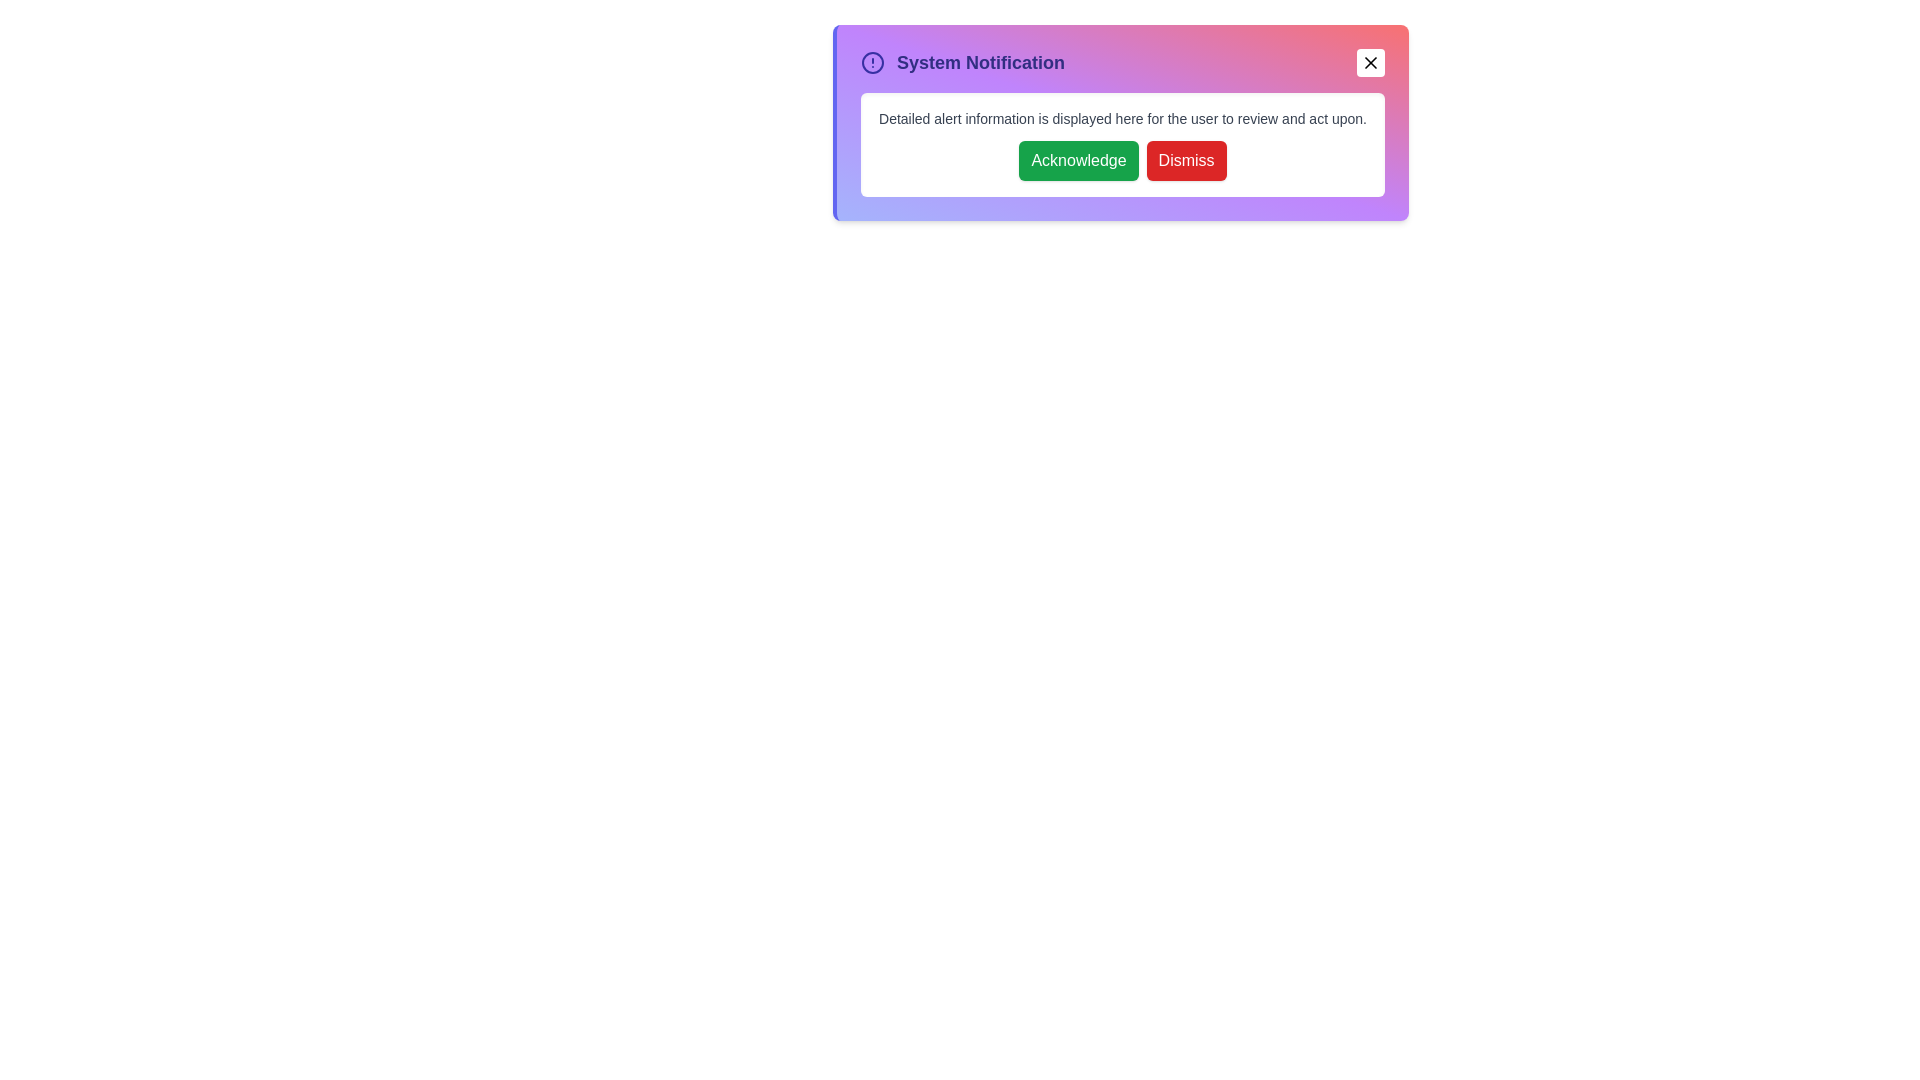 The height and width of the screenshot is (1080, 1920). Describe the element at coordinates (1370, 61) in the screenshot. I see `the close button to collapse the alert` at that location.